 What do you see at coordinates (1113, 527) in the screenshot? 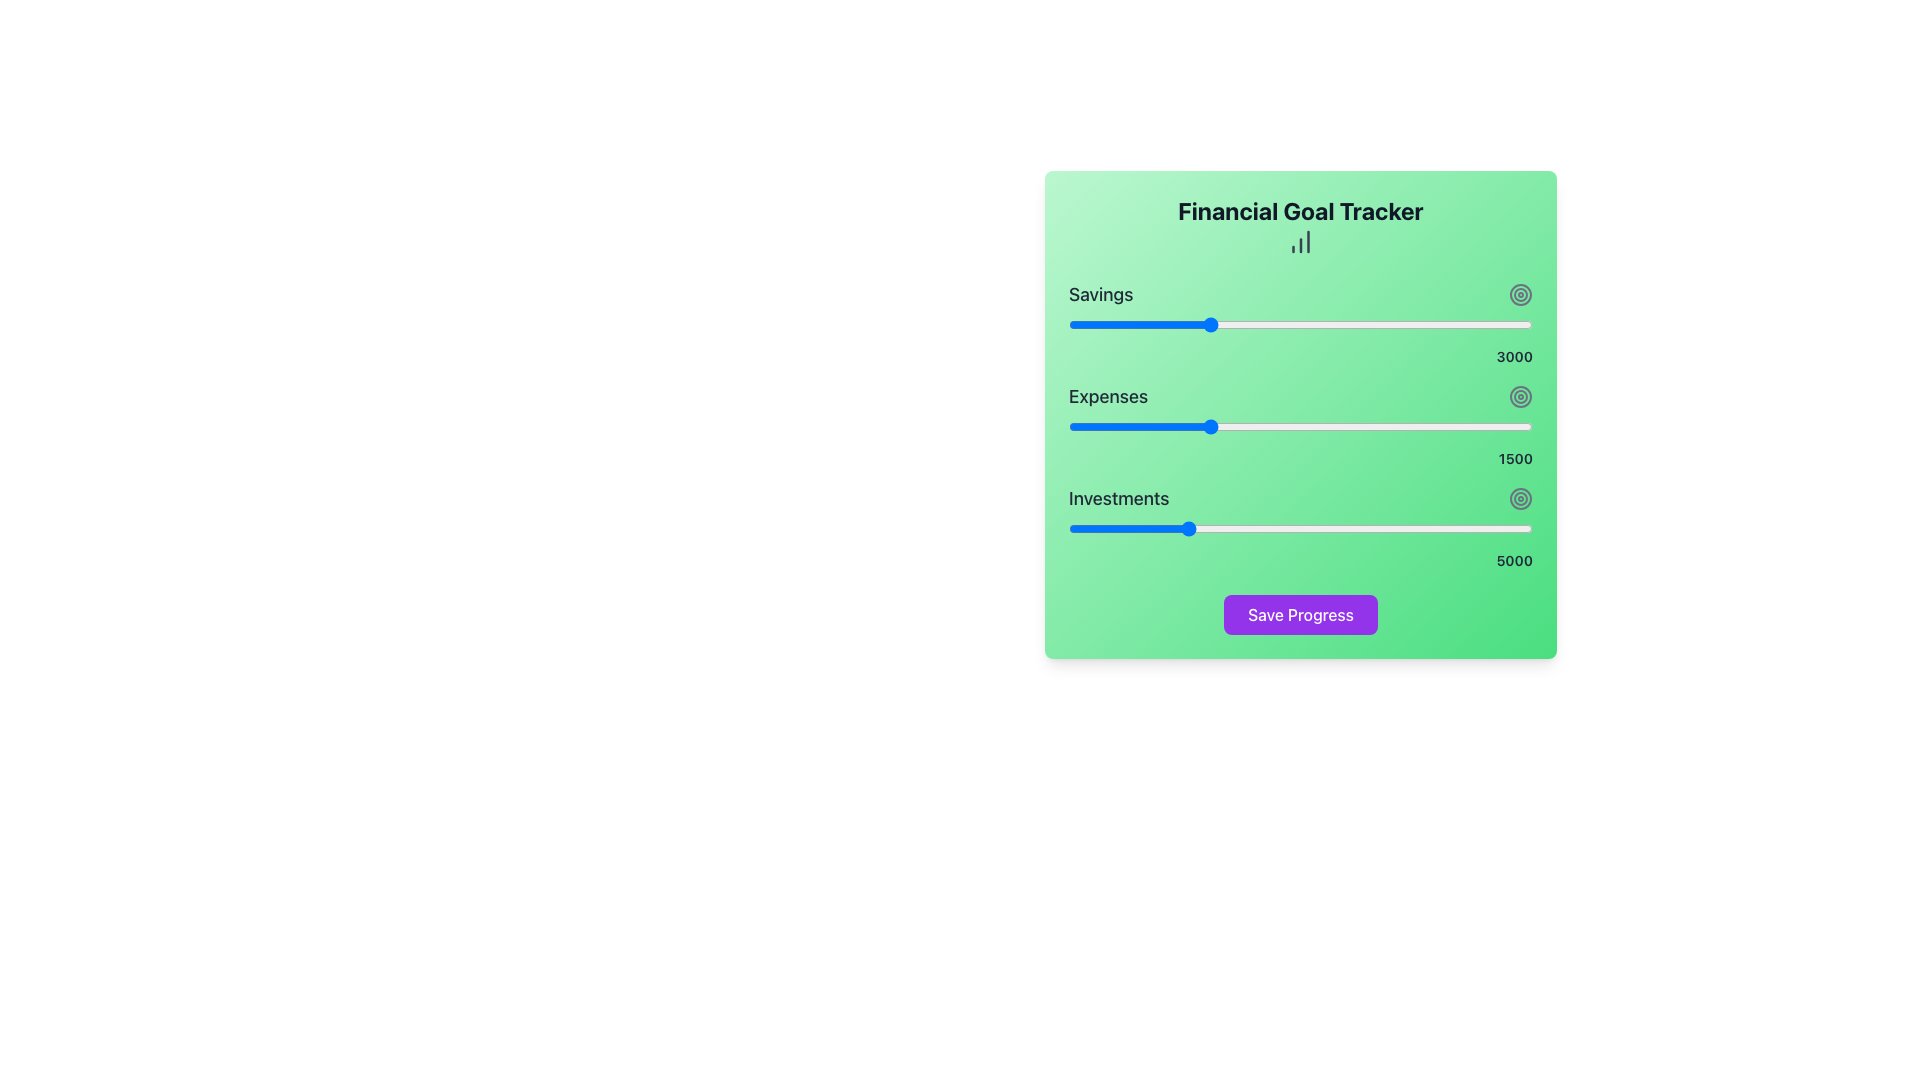
I see `the investment goal` at bounding box center [1113, 527].